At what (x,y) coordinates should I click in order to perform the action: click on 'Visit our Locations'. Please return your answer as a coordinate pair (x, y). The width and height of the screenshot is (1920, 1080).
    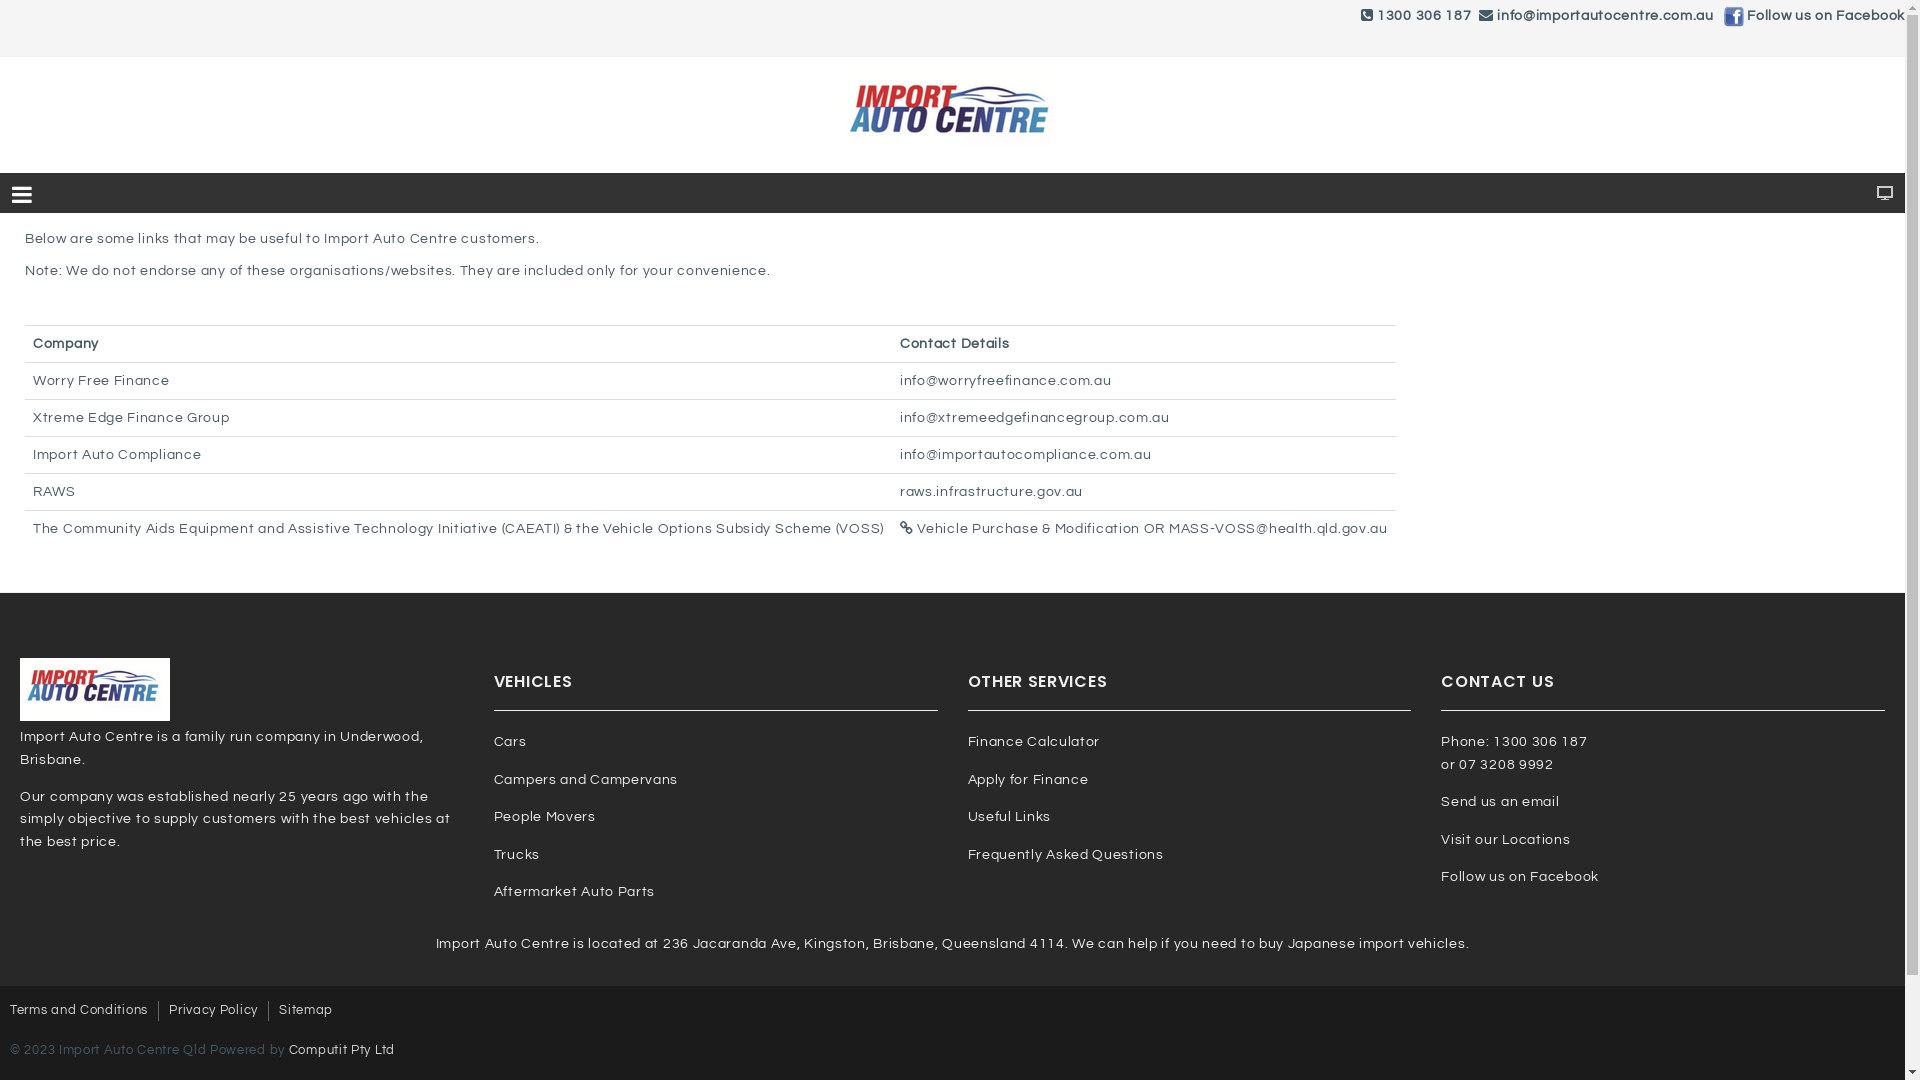
    Looking at the image, I should click on (1505, 840).